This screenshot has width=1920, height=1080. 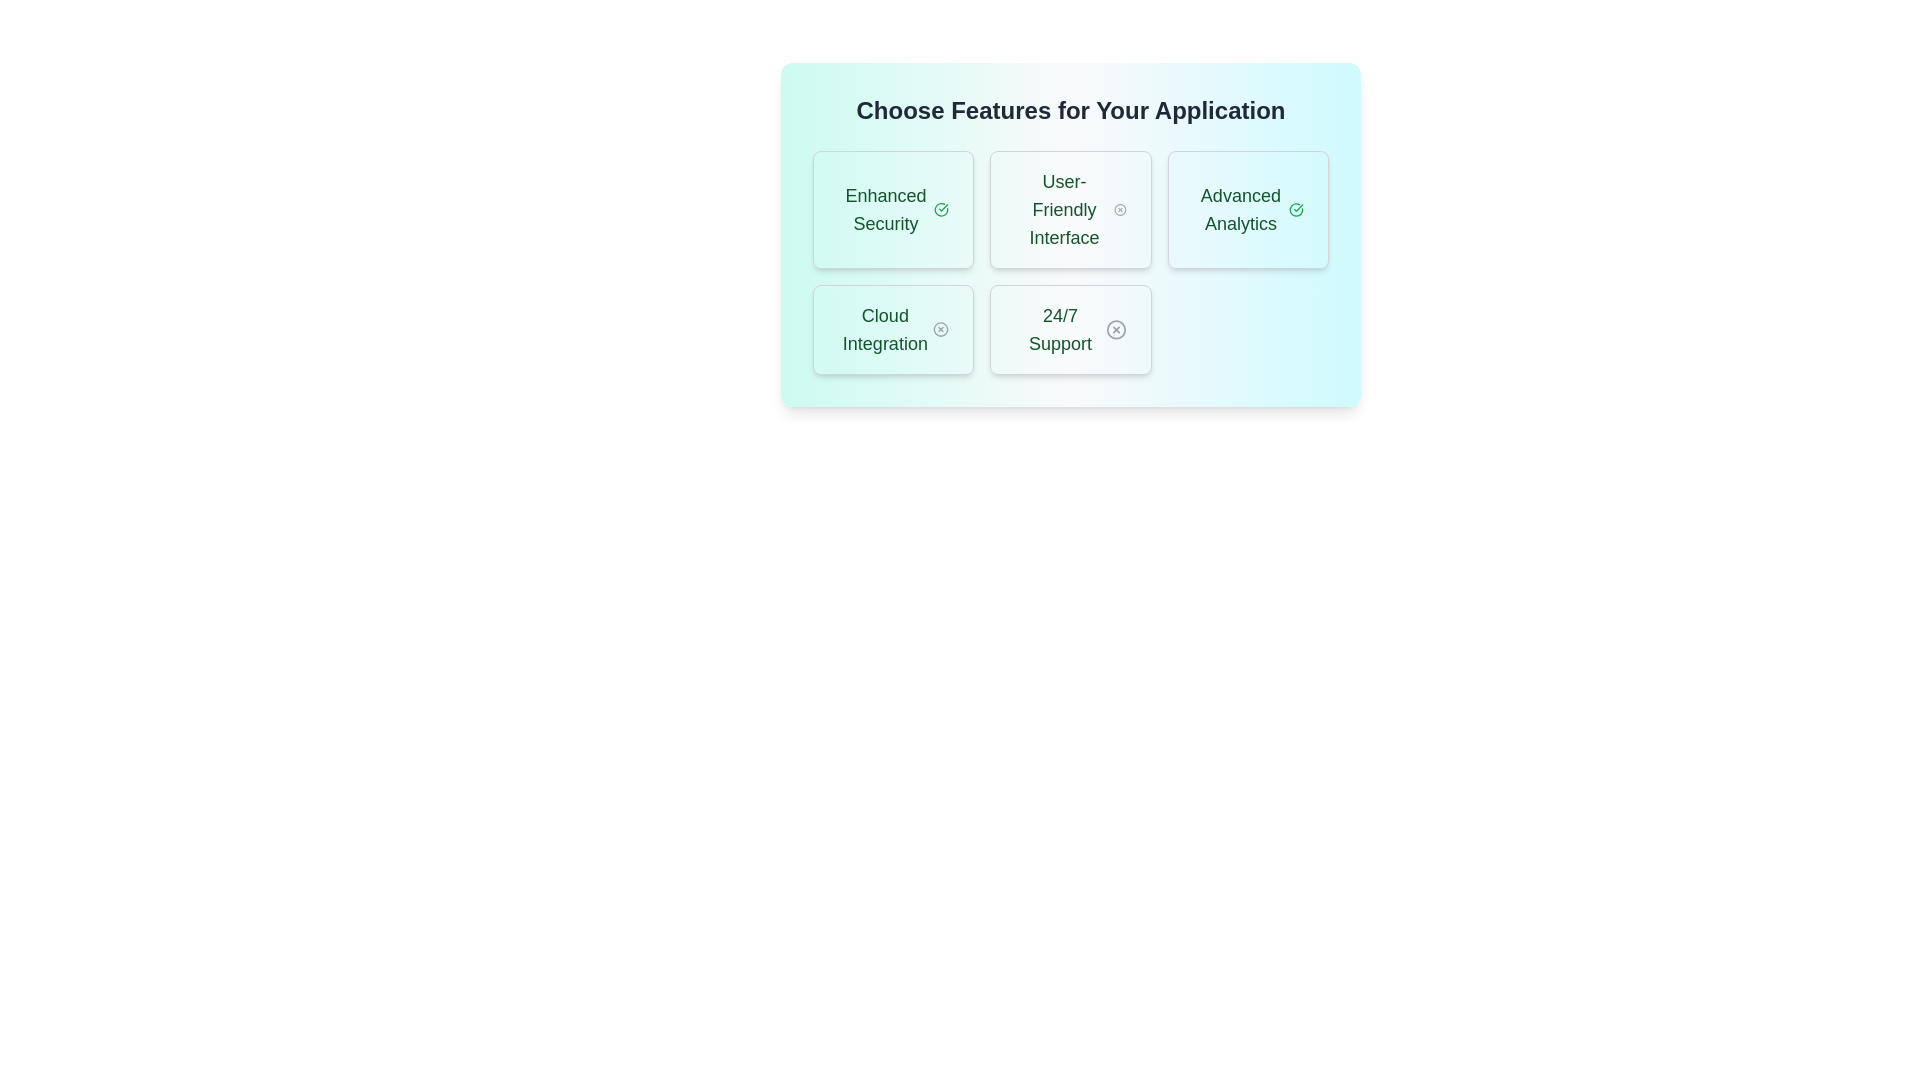 What do you see at coordinates (892, 329) in the screenshot?
I see `the feature Cloud Integration to trigger additional visual feedback` at bounding box center [892, 329].